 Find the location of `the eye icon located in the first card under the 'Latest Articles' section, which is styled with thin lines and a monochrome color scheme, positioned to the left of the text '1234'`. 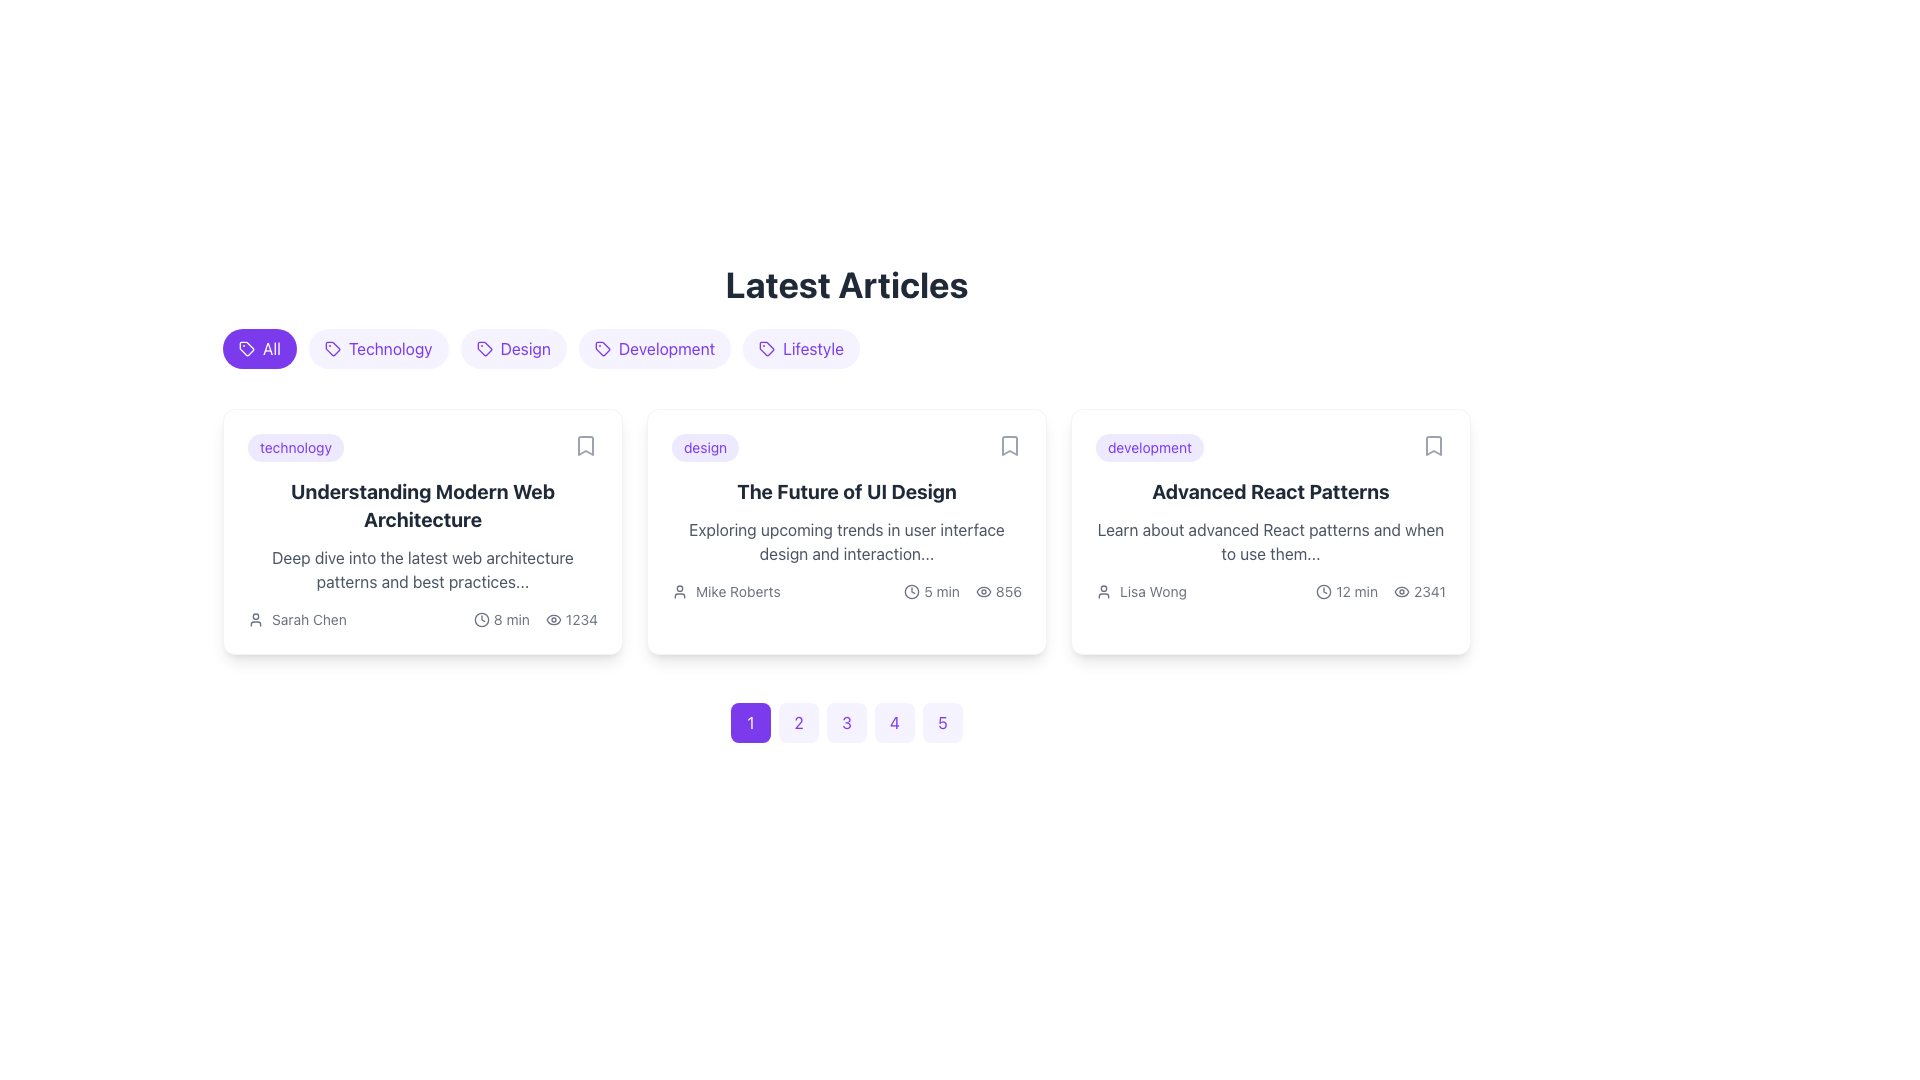

the eye icon located in the first card under the 'Latest Articles' section, which is styled with thin lines and a monochrome color scheme, positioned to the left of the text '1234' is located at coordinates (553, 619).